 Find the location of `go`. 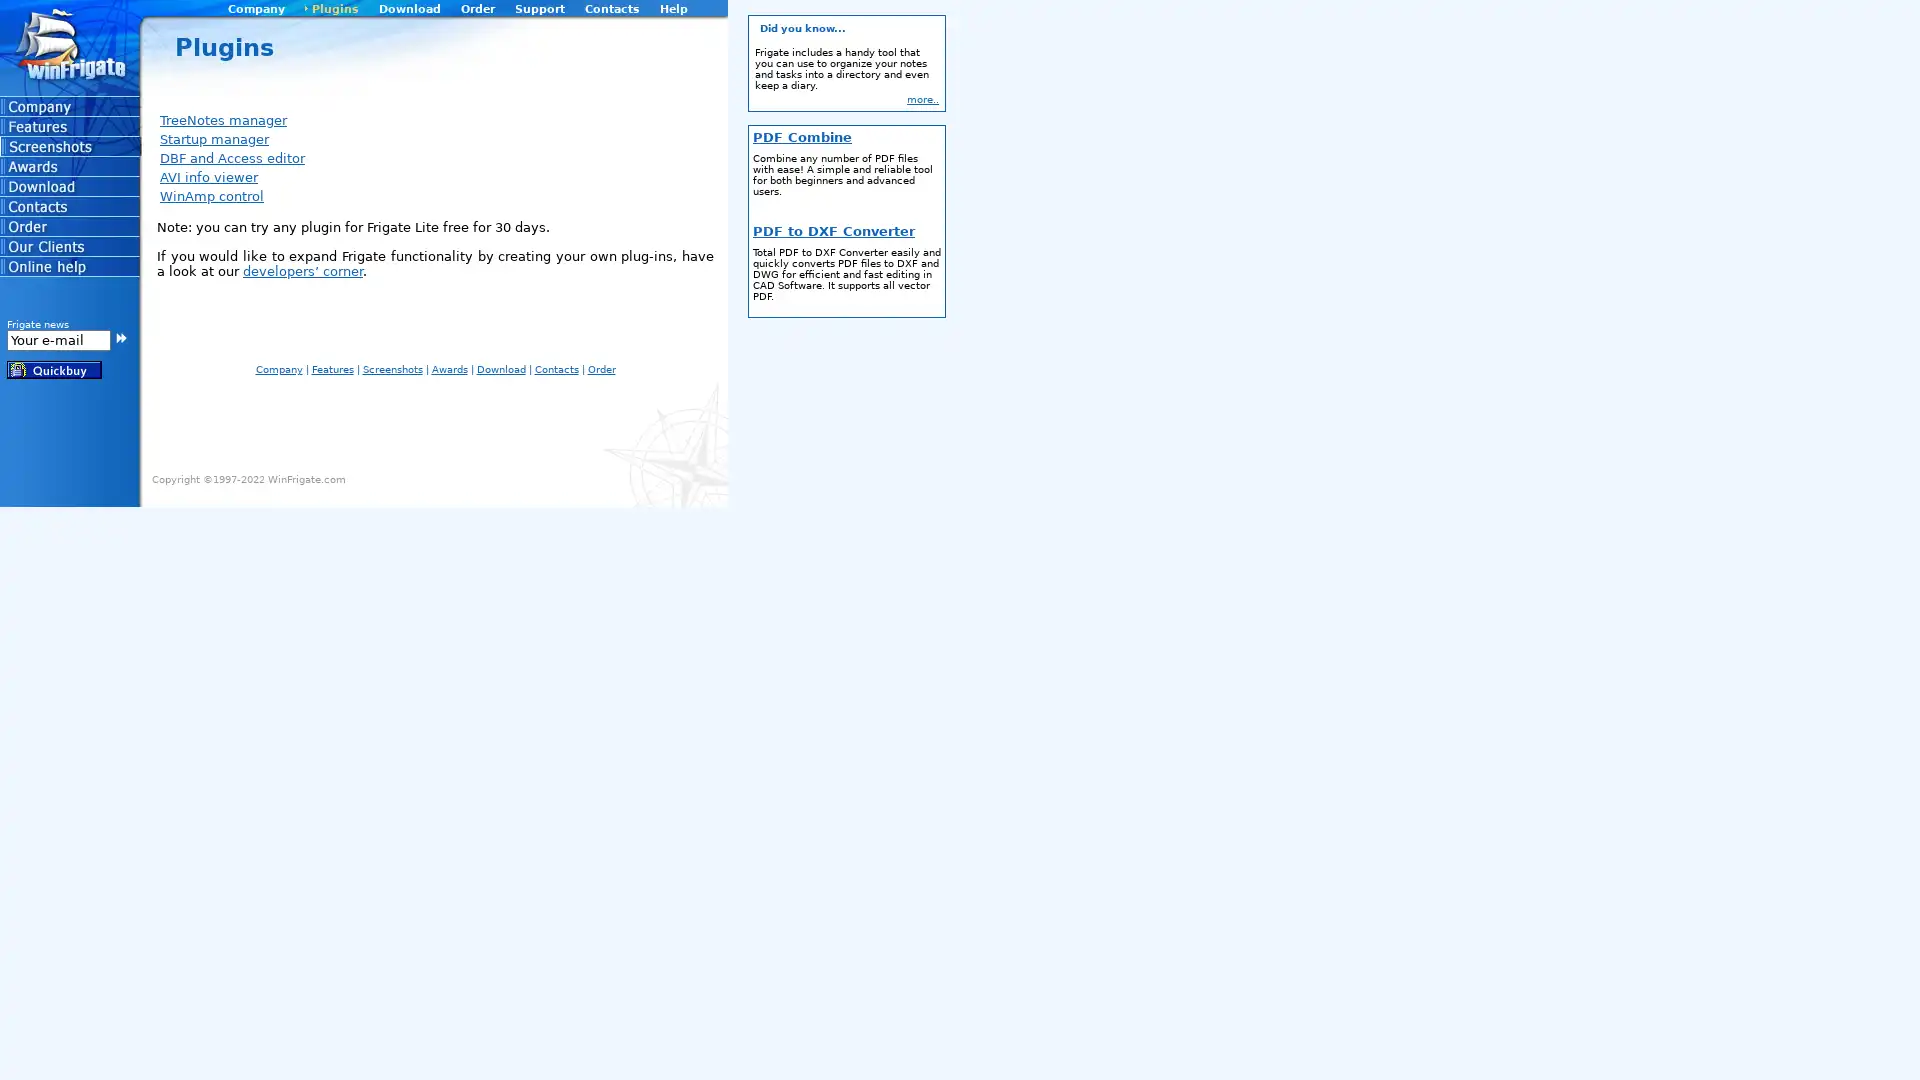

go is located at coordinates (120, 335).